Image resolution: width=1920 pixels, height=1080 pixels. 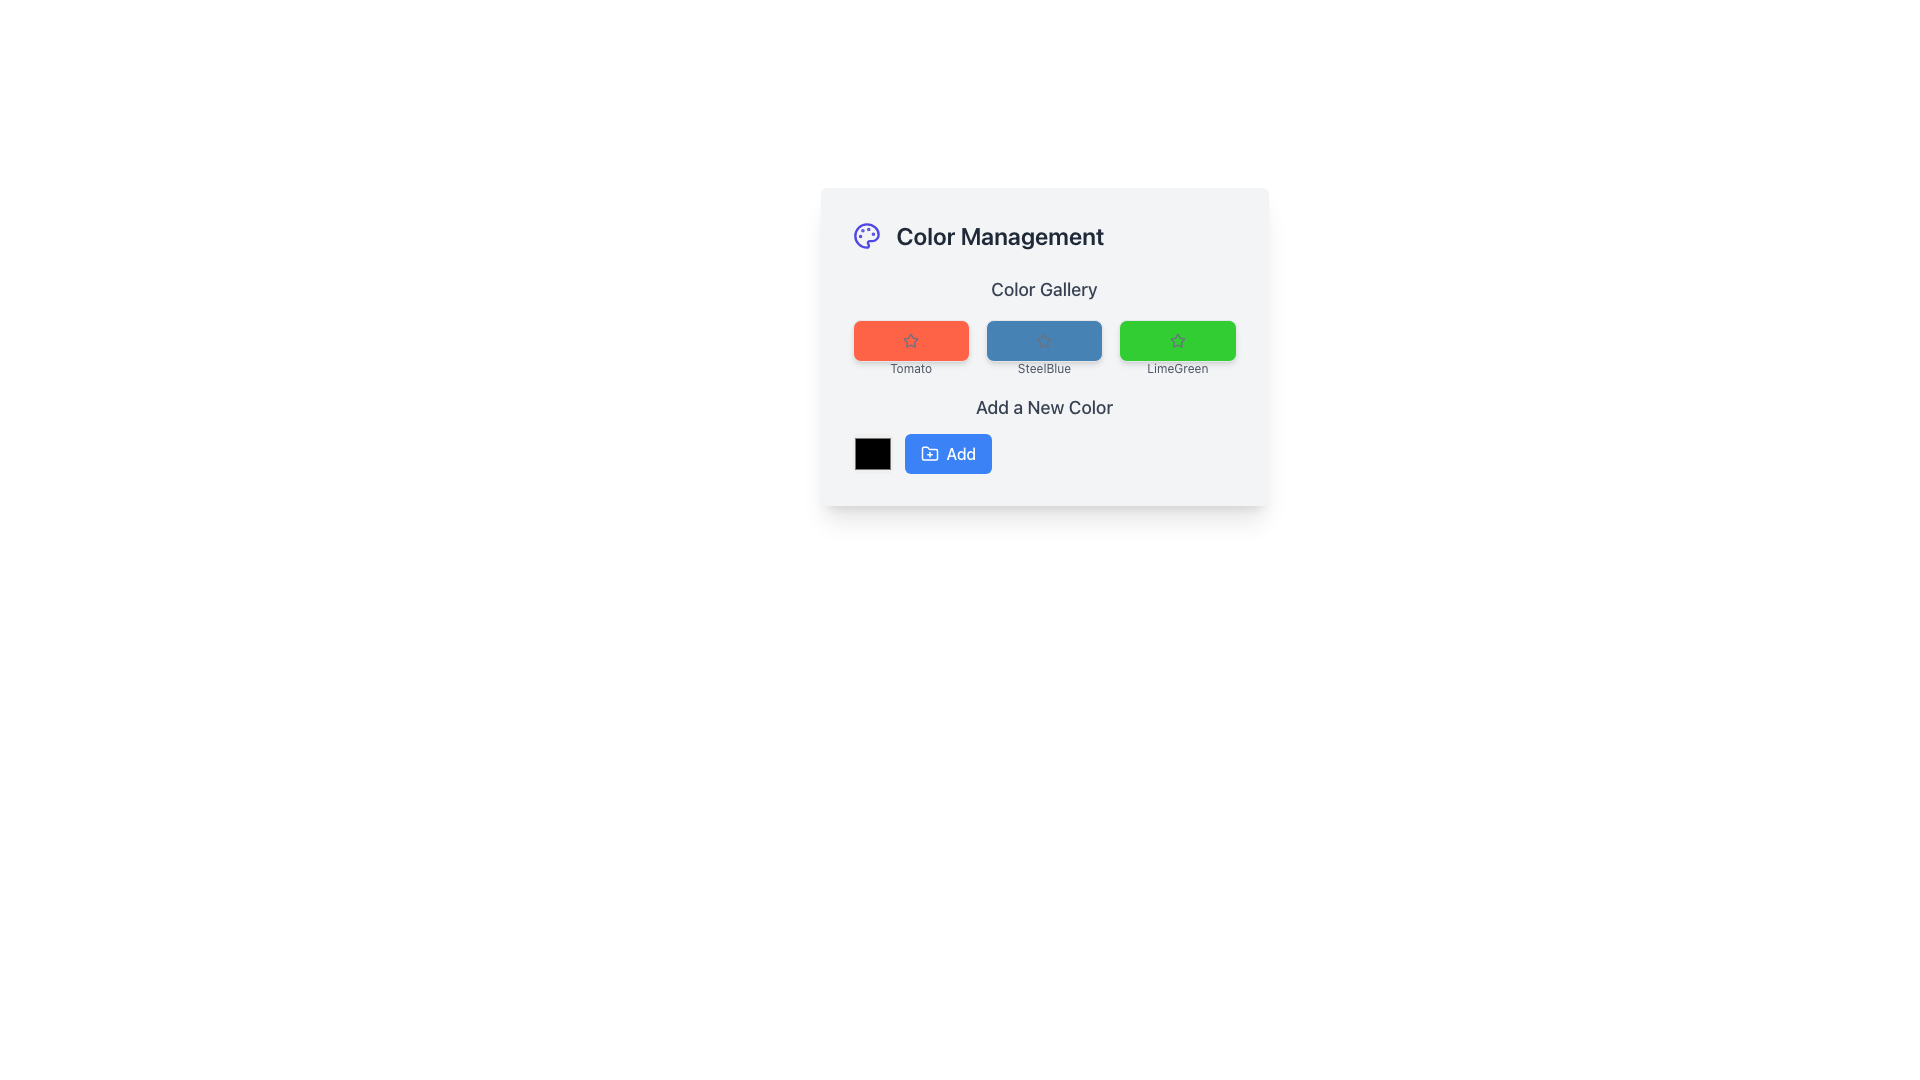 What do you see at coordinates (910, 339) in the screenshot?
I see `the star icon located within the top-left button labeled 'Tomato' in the 'Color Gallery' section of the 'Color Management' interface` at bounding box center [910, 339].